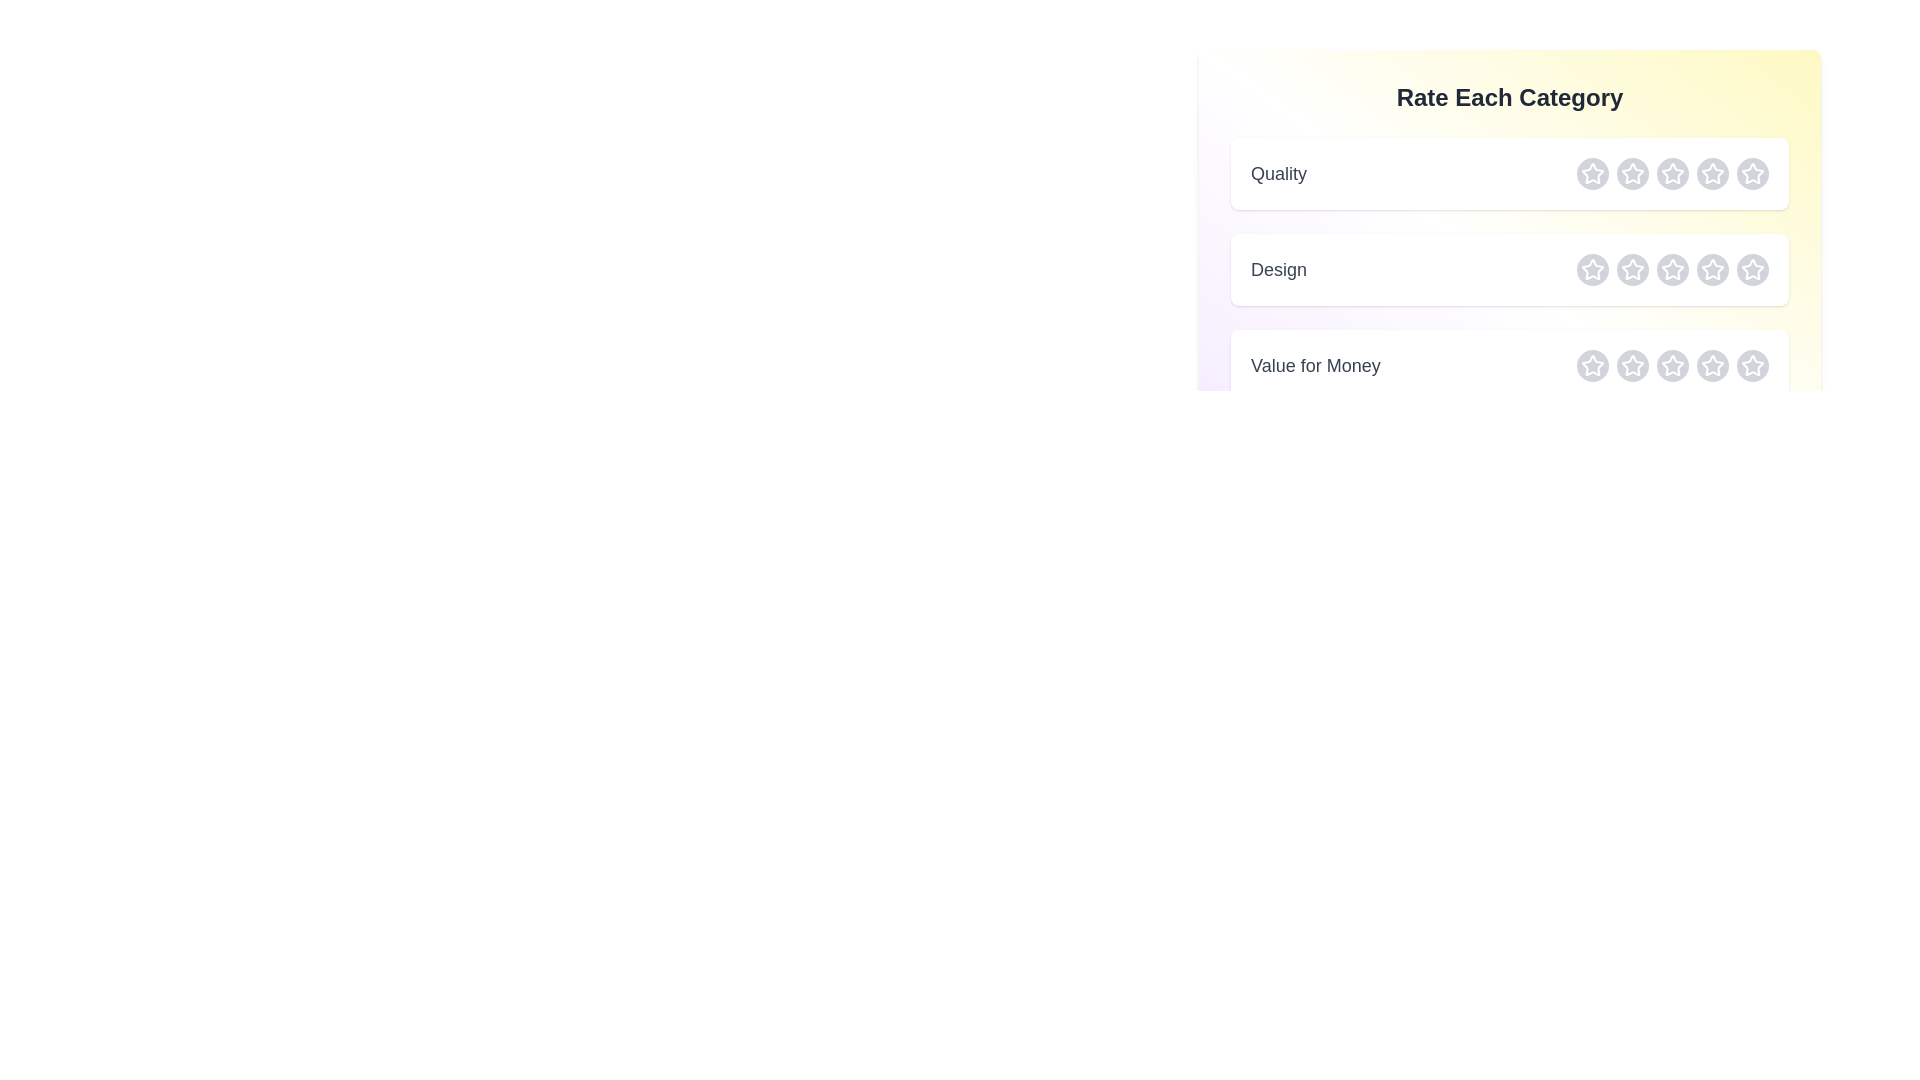 The height and width of the screenshot is (1080, 1920). What do you see at coordinates (1673, 172) in the screenshot?
I see `the star corresponding to 3 stars in the selected category` at bounding box center [1673, 172].